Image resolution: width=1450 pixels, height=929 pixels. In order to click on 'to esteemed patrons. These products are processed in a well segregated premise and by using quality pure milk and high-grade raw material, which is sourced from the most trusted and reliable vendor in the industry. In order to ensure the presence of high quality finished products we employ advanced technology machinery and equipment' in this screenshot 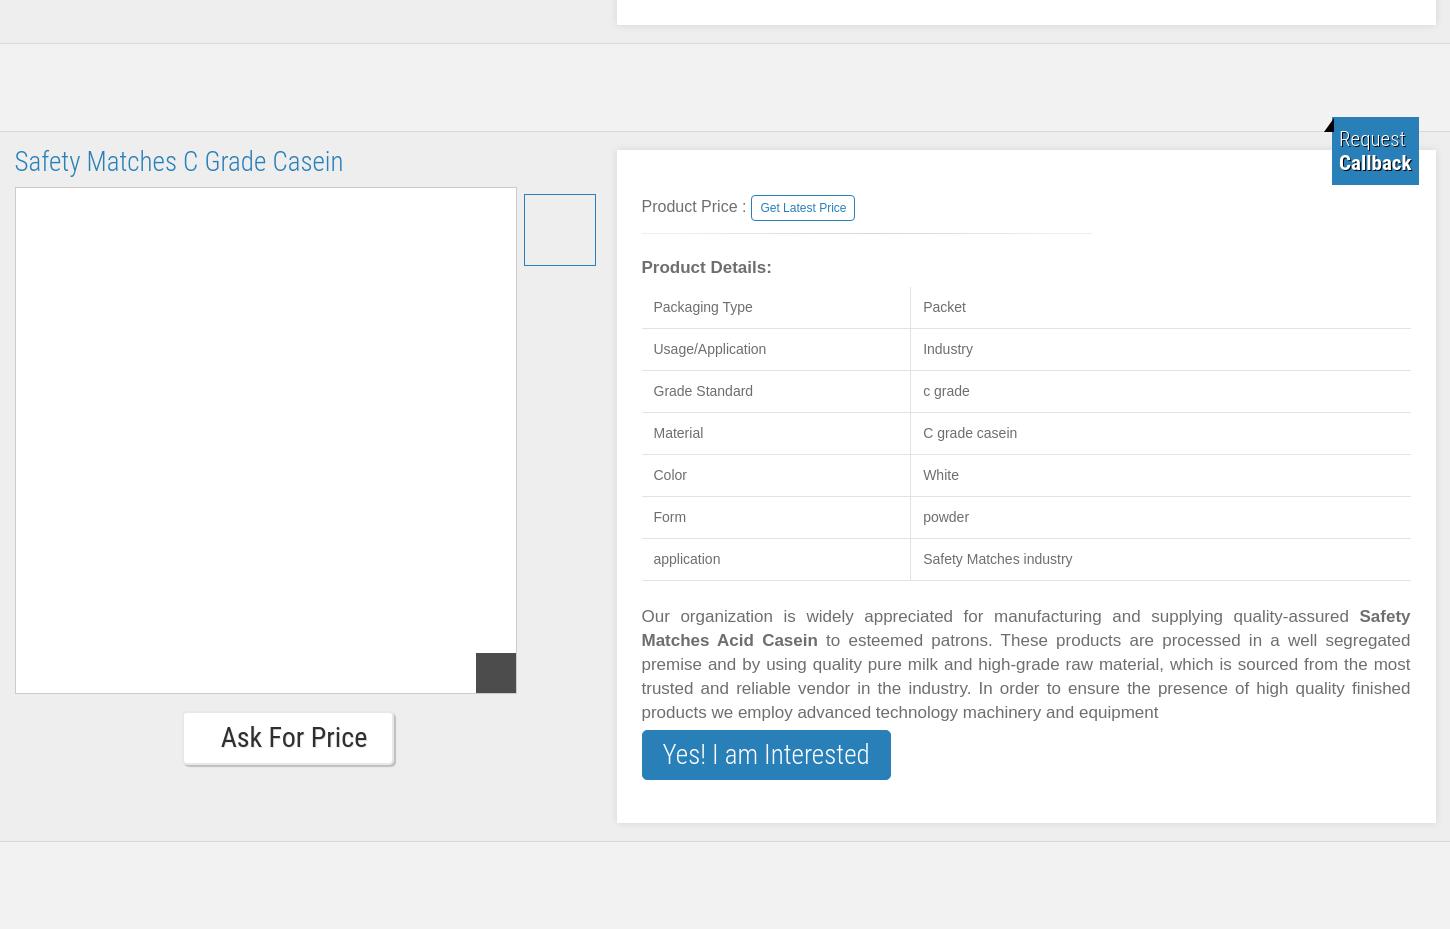, I will do `click(1025, 676)`.